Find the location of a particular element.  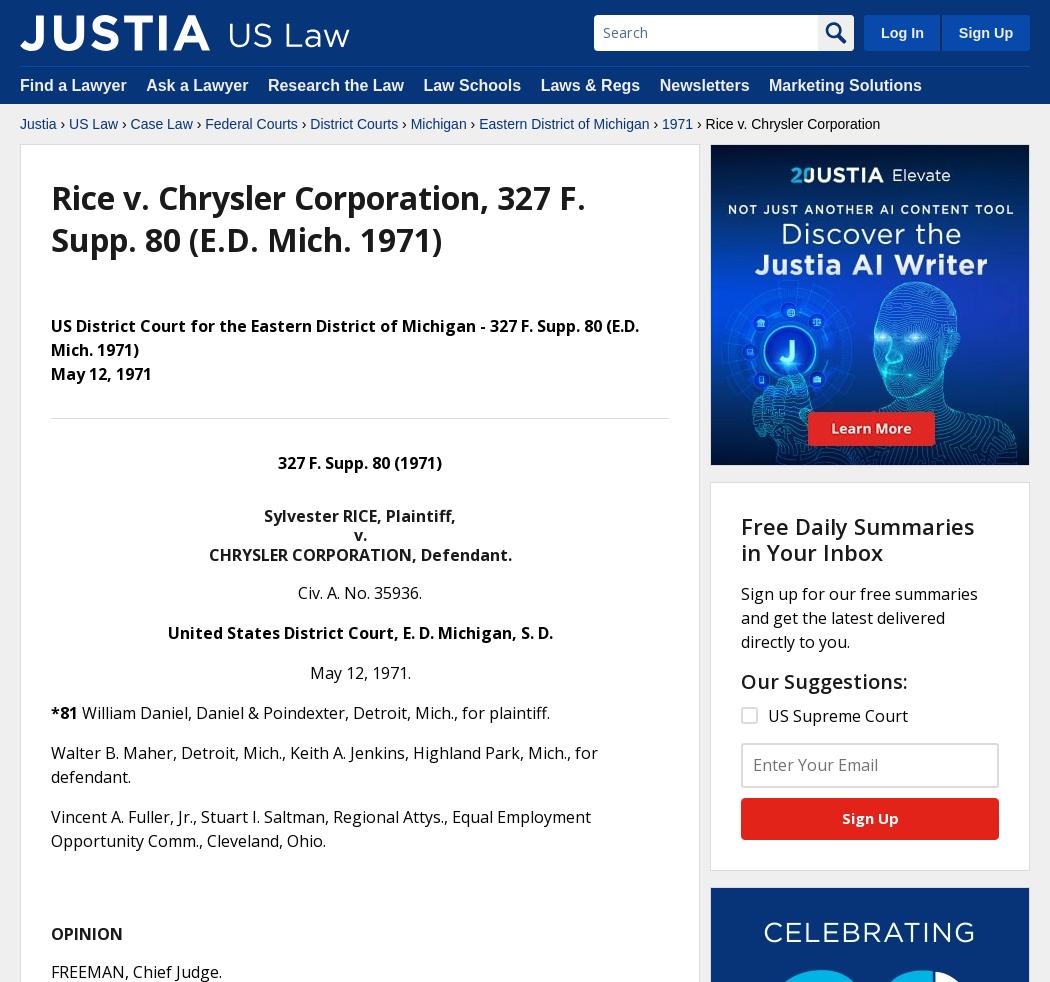

'May 12, 1971' is located at coordinates (101, 374).